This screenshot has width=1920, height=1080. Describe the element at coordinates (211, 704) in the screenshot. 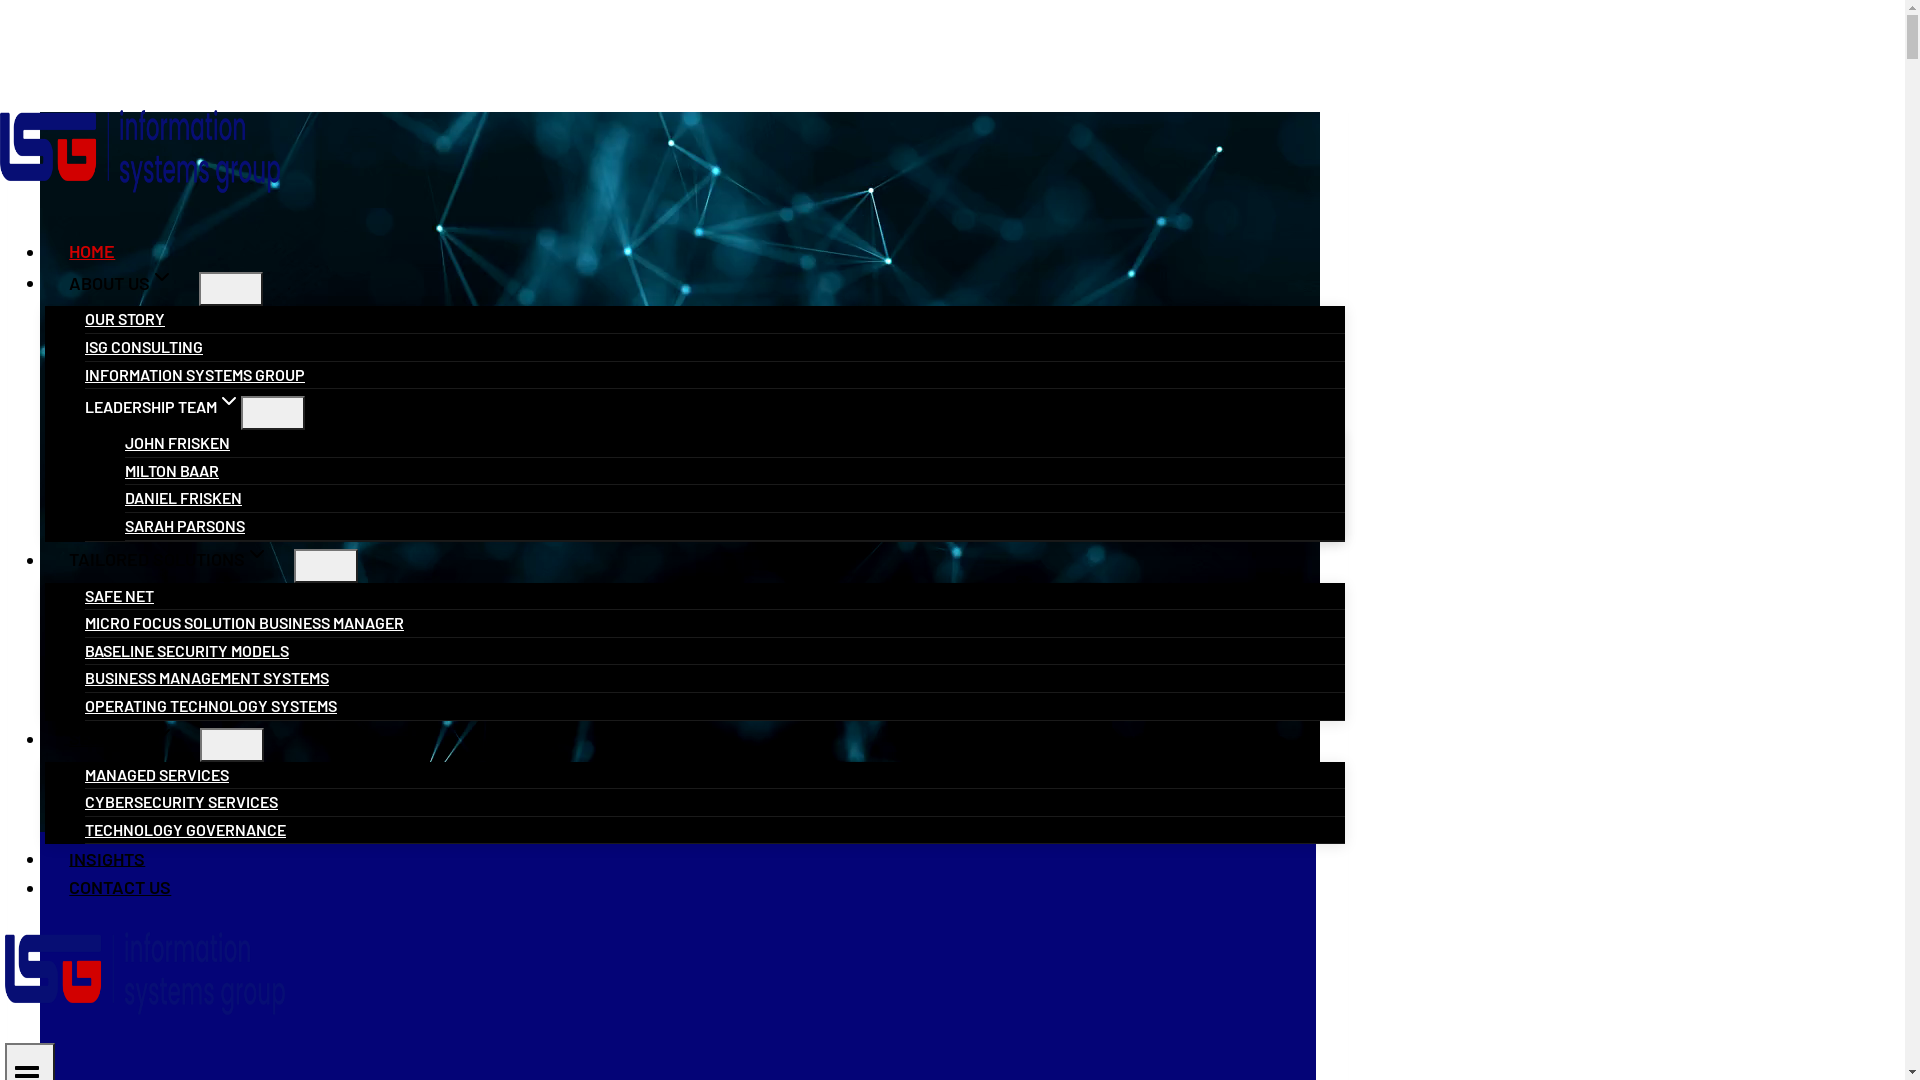

I see `'OPERATING TECHNOLOGY SYSTEMS'` at that location.